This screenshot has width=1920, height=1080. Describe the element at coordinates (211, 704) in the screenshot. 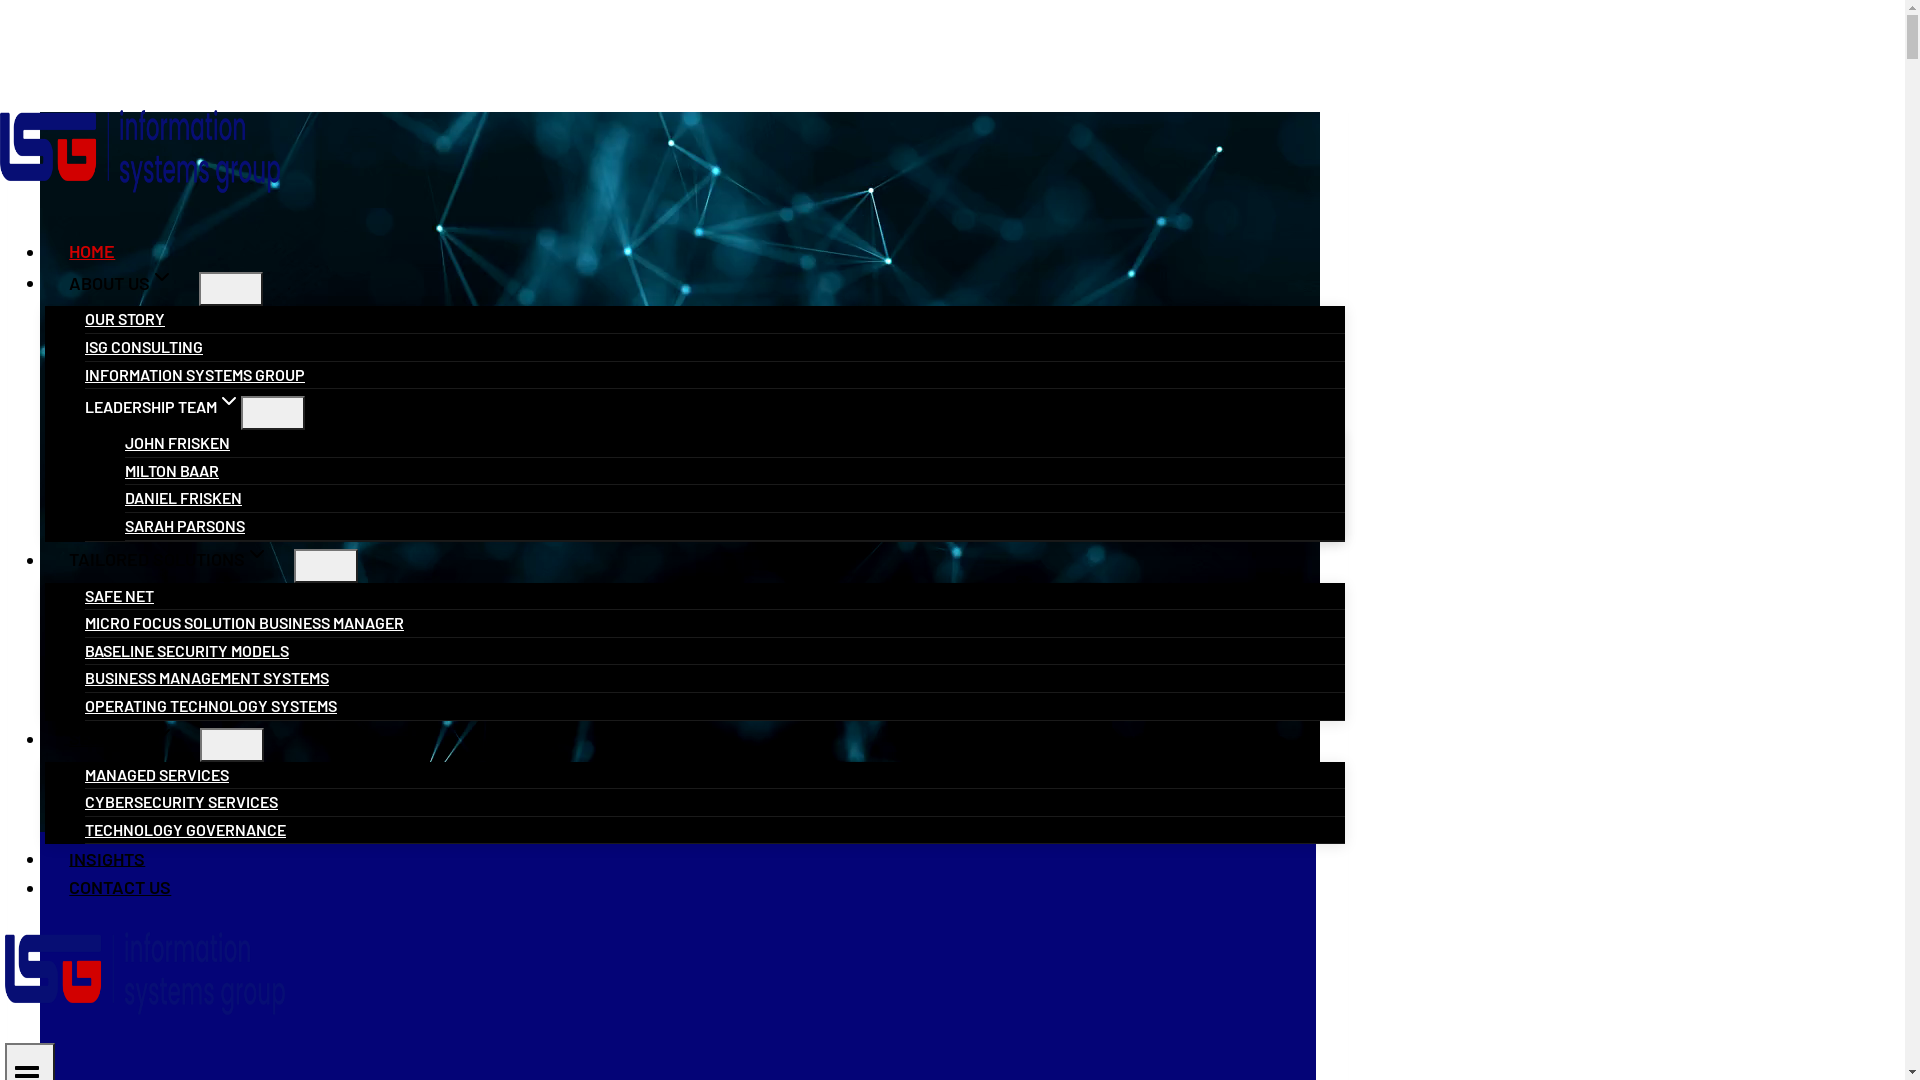

I see `'OPERATING TECHNOLOGY SYSTEMS'` at that location.